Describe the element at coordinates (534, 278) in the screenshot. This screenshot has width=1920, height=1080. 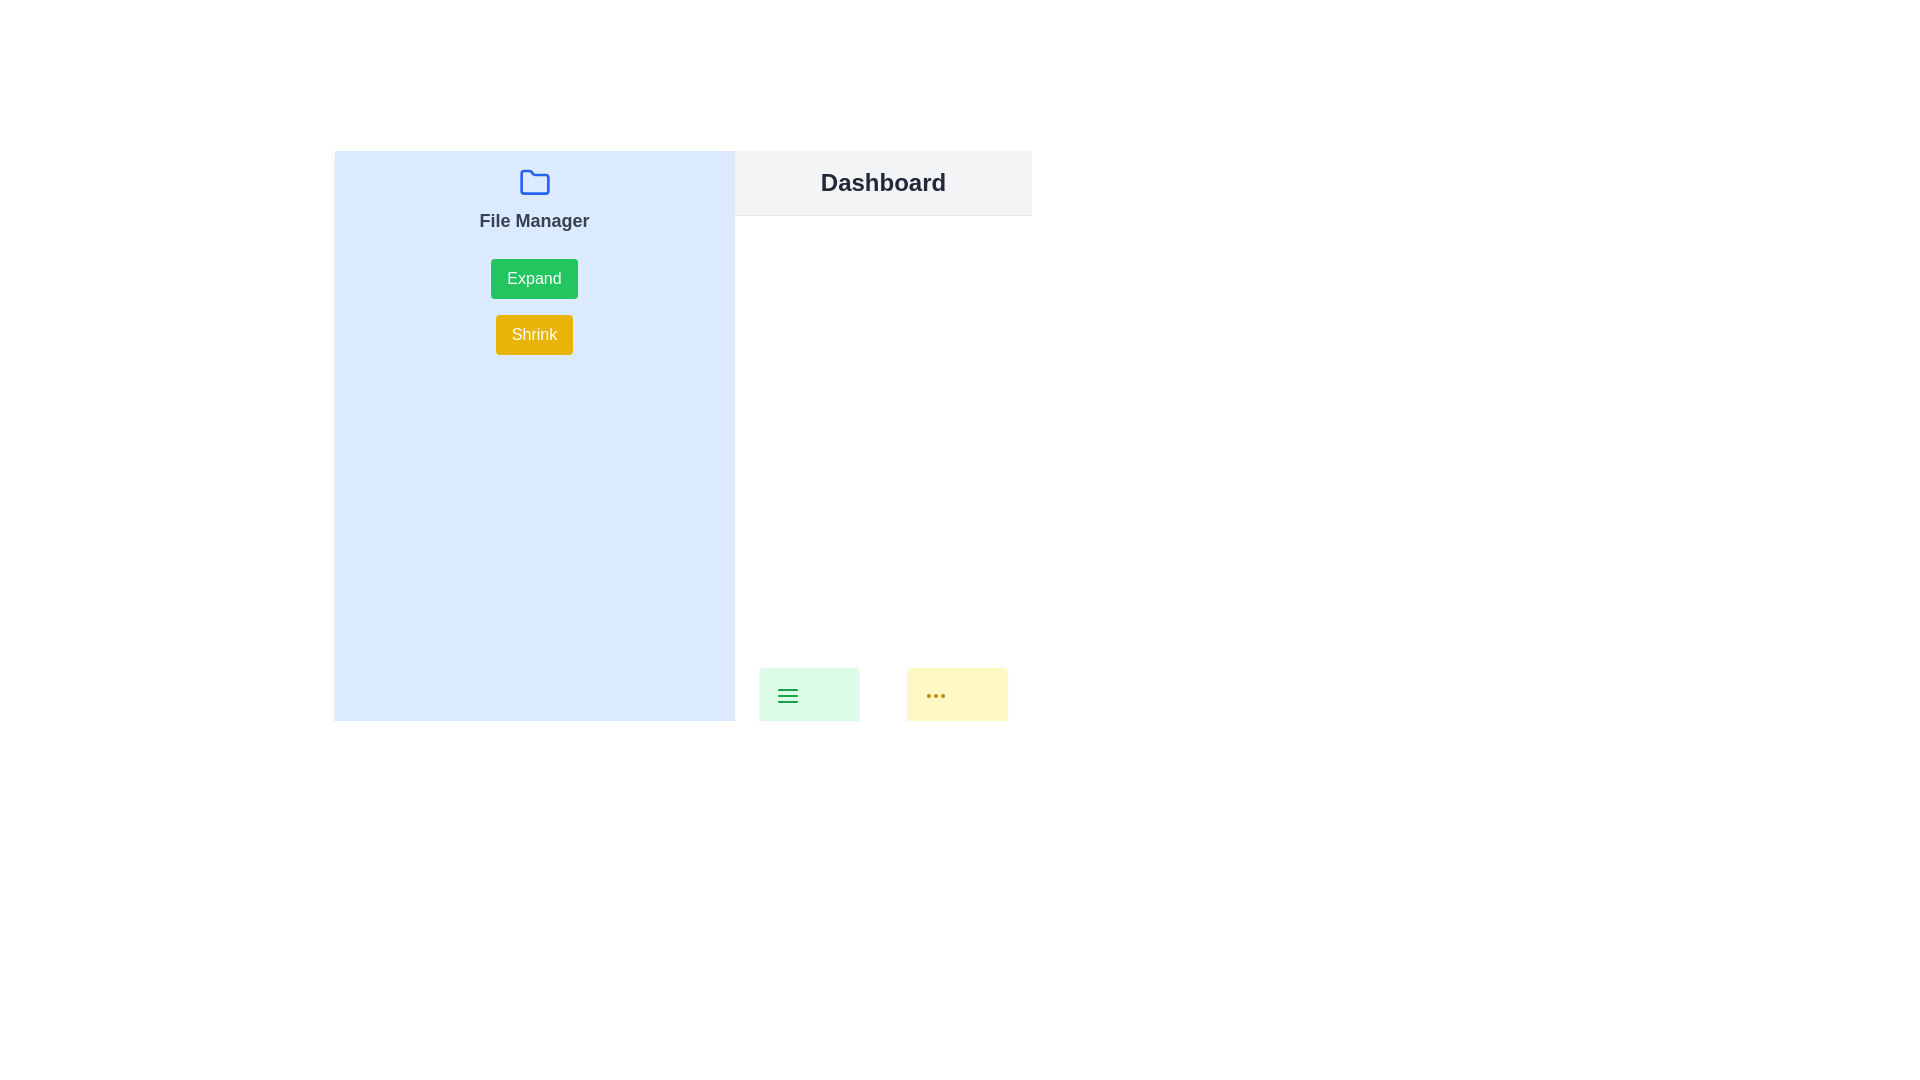
I see `the green 'Expand' button with rounded corners located in the 'File Manager' sidebar` at that location.